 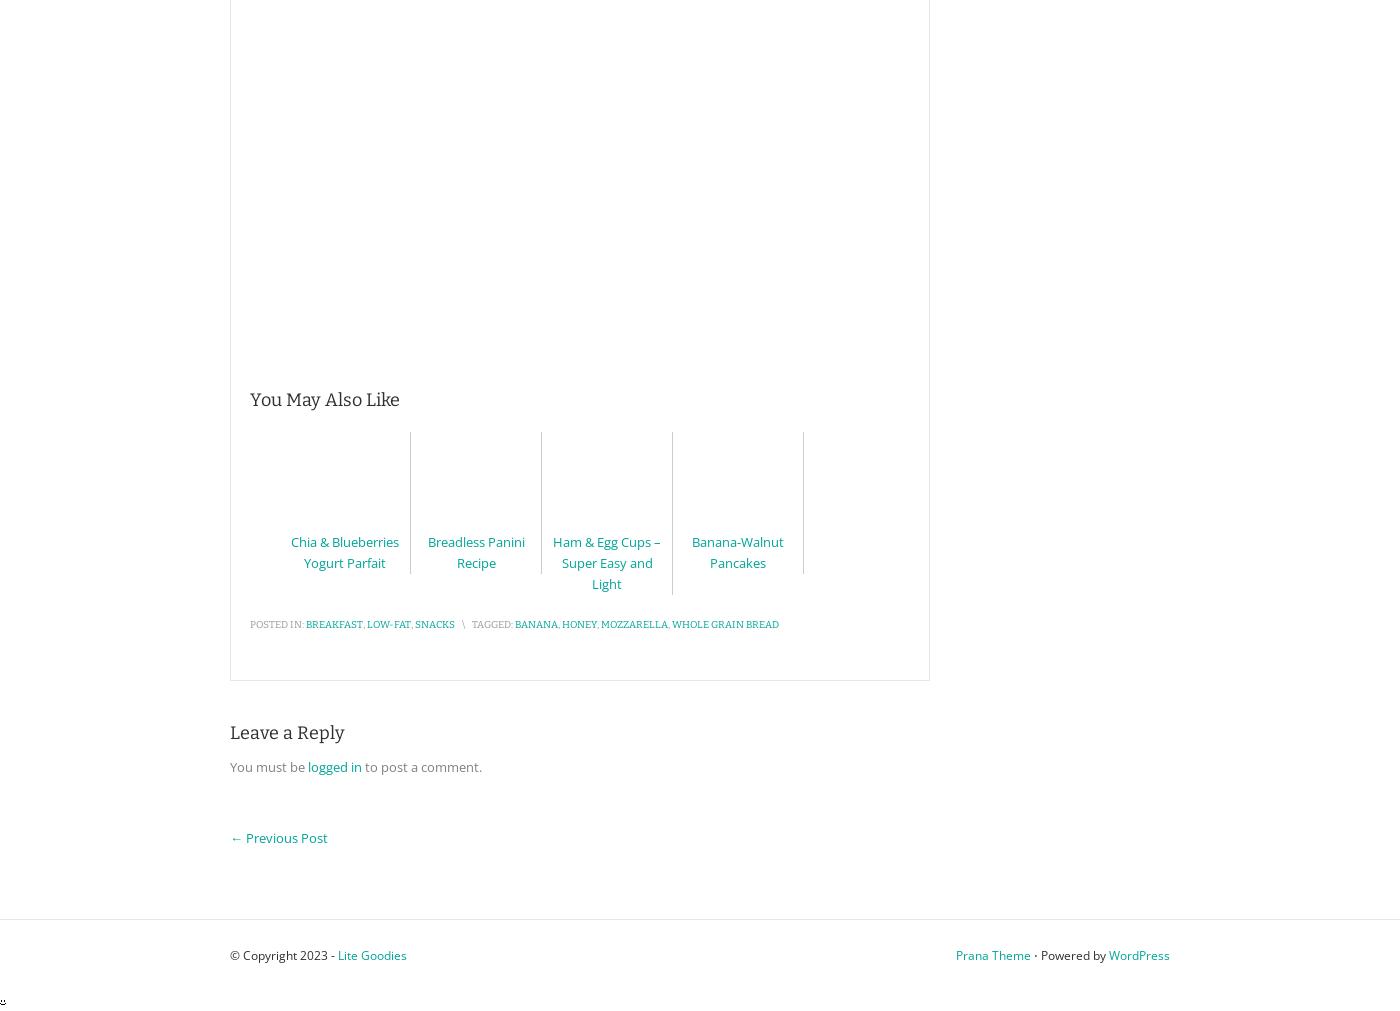 I want to click on 'Banana', so click(x=515, y=625).